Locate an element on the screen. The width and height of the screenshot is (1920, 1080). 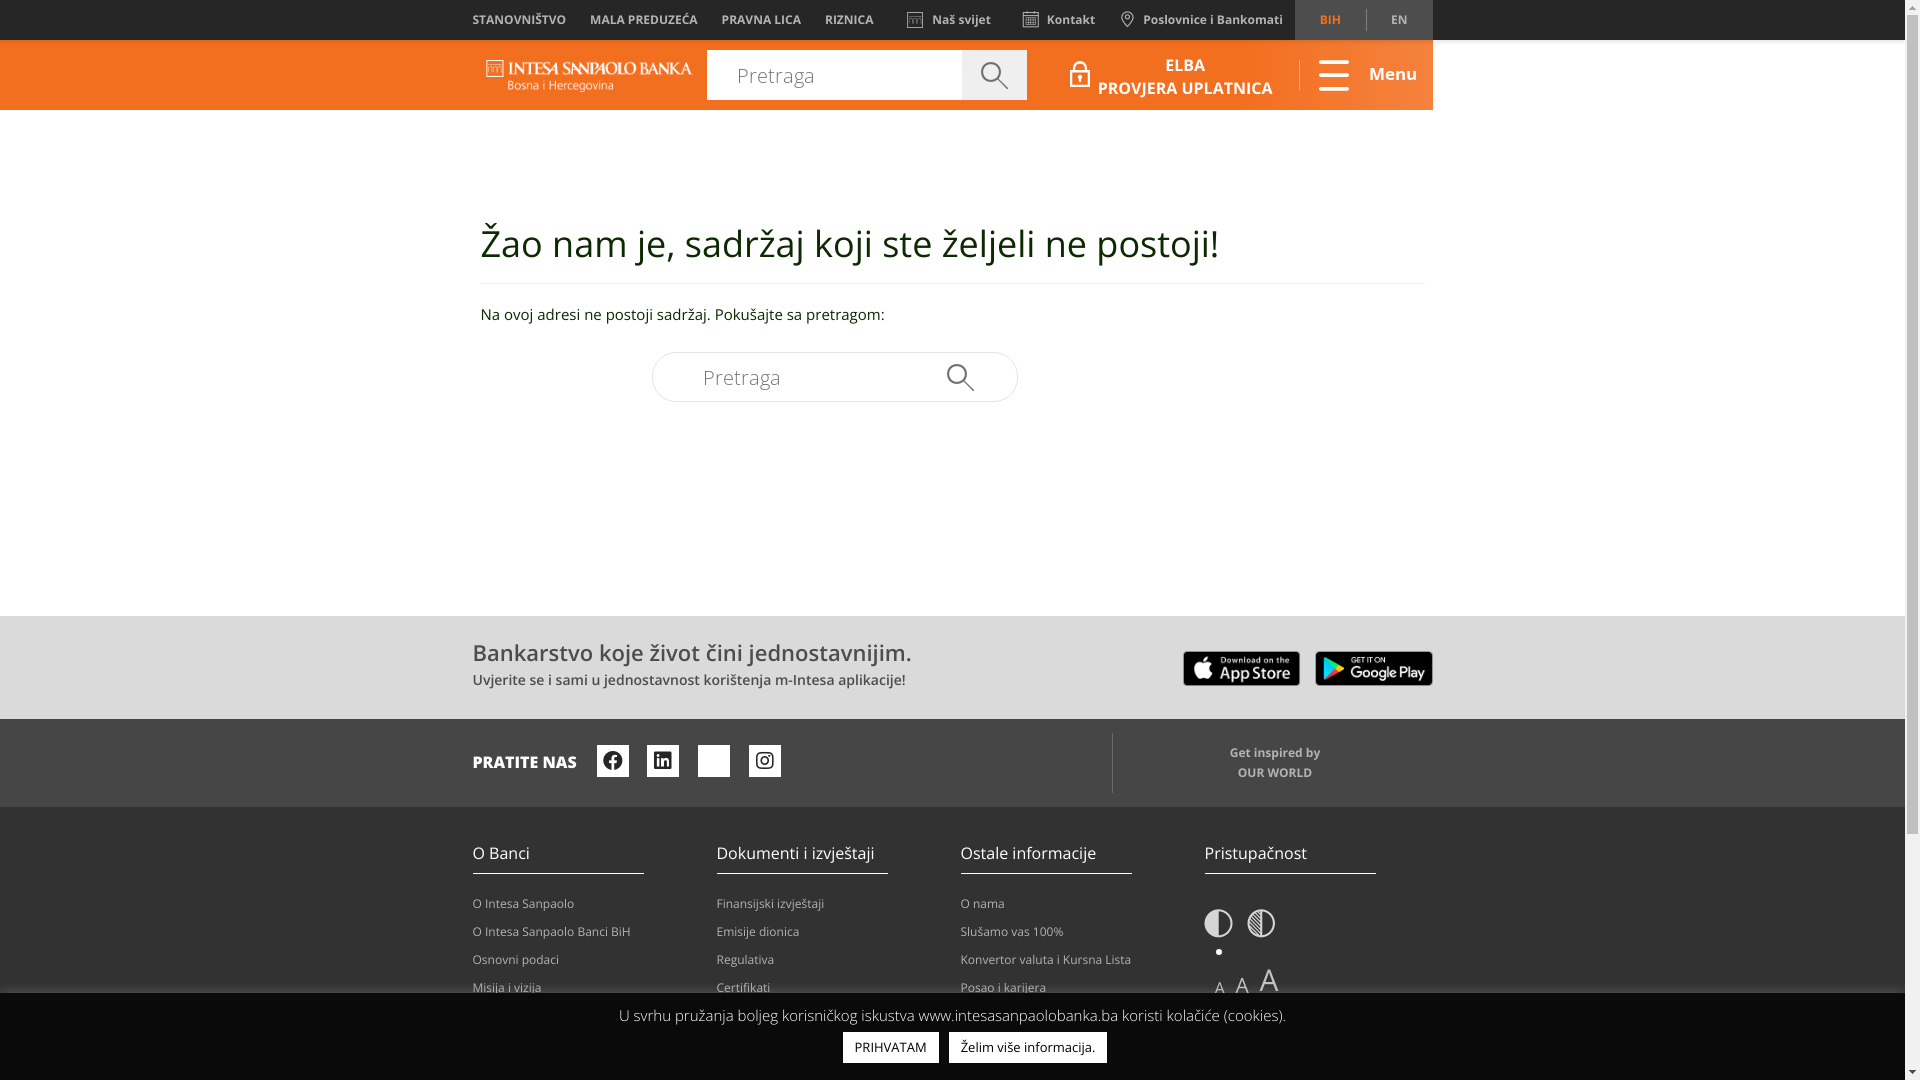
'A' is located at coordinates (1218, 986).